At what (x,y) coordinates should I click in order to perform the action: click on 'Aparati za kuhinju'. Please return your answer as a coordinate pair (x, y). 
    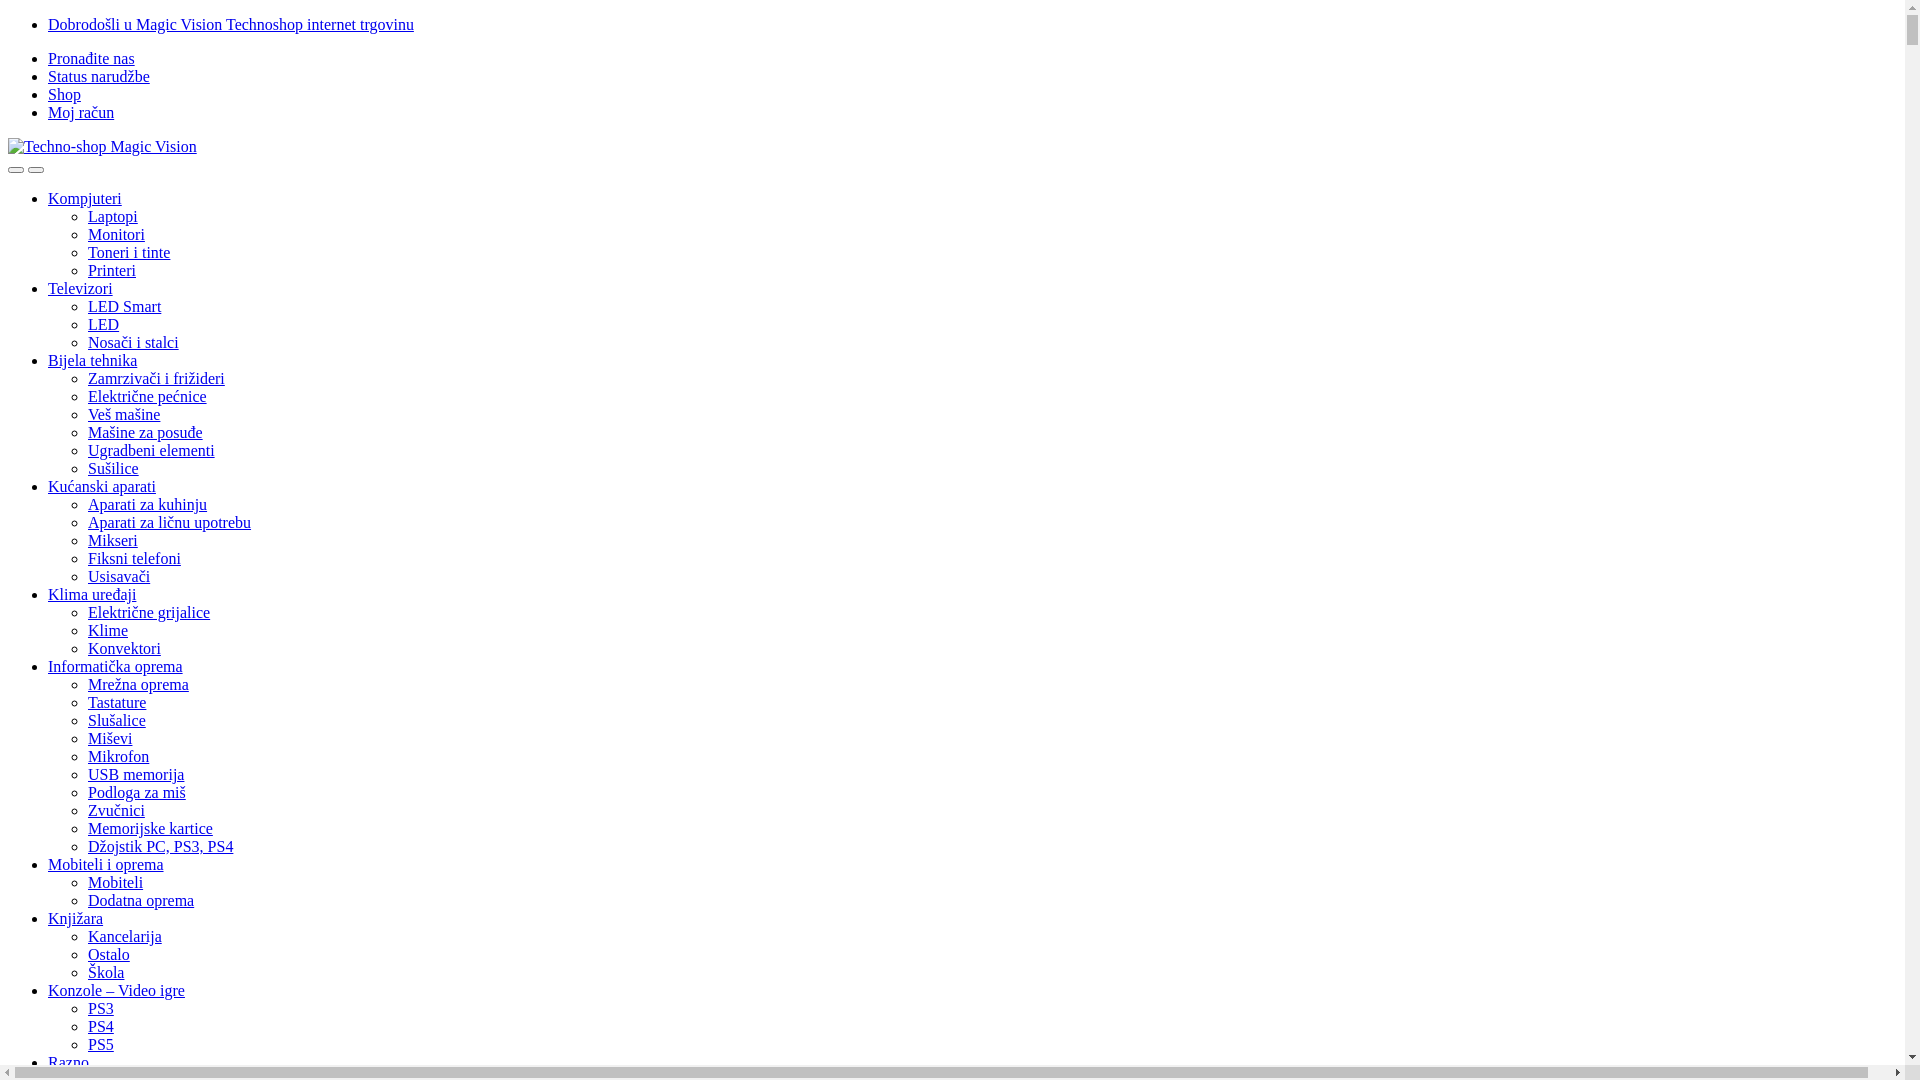
    Looking at the image, I should click on (86, 503).